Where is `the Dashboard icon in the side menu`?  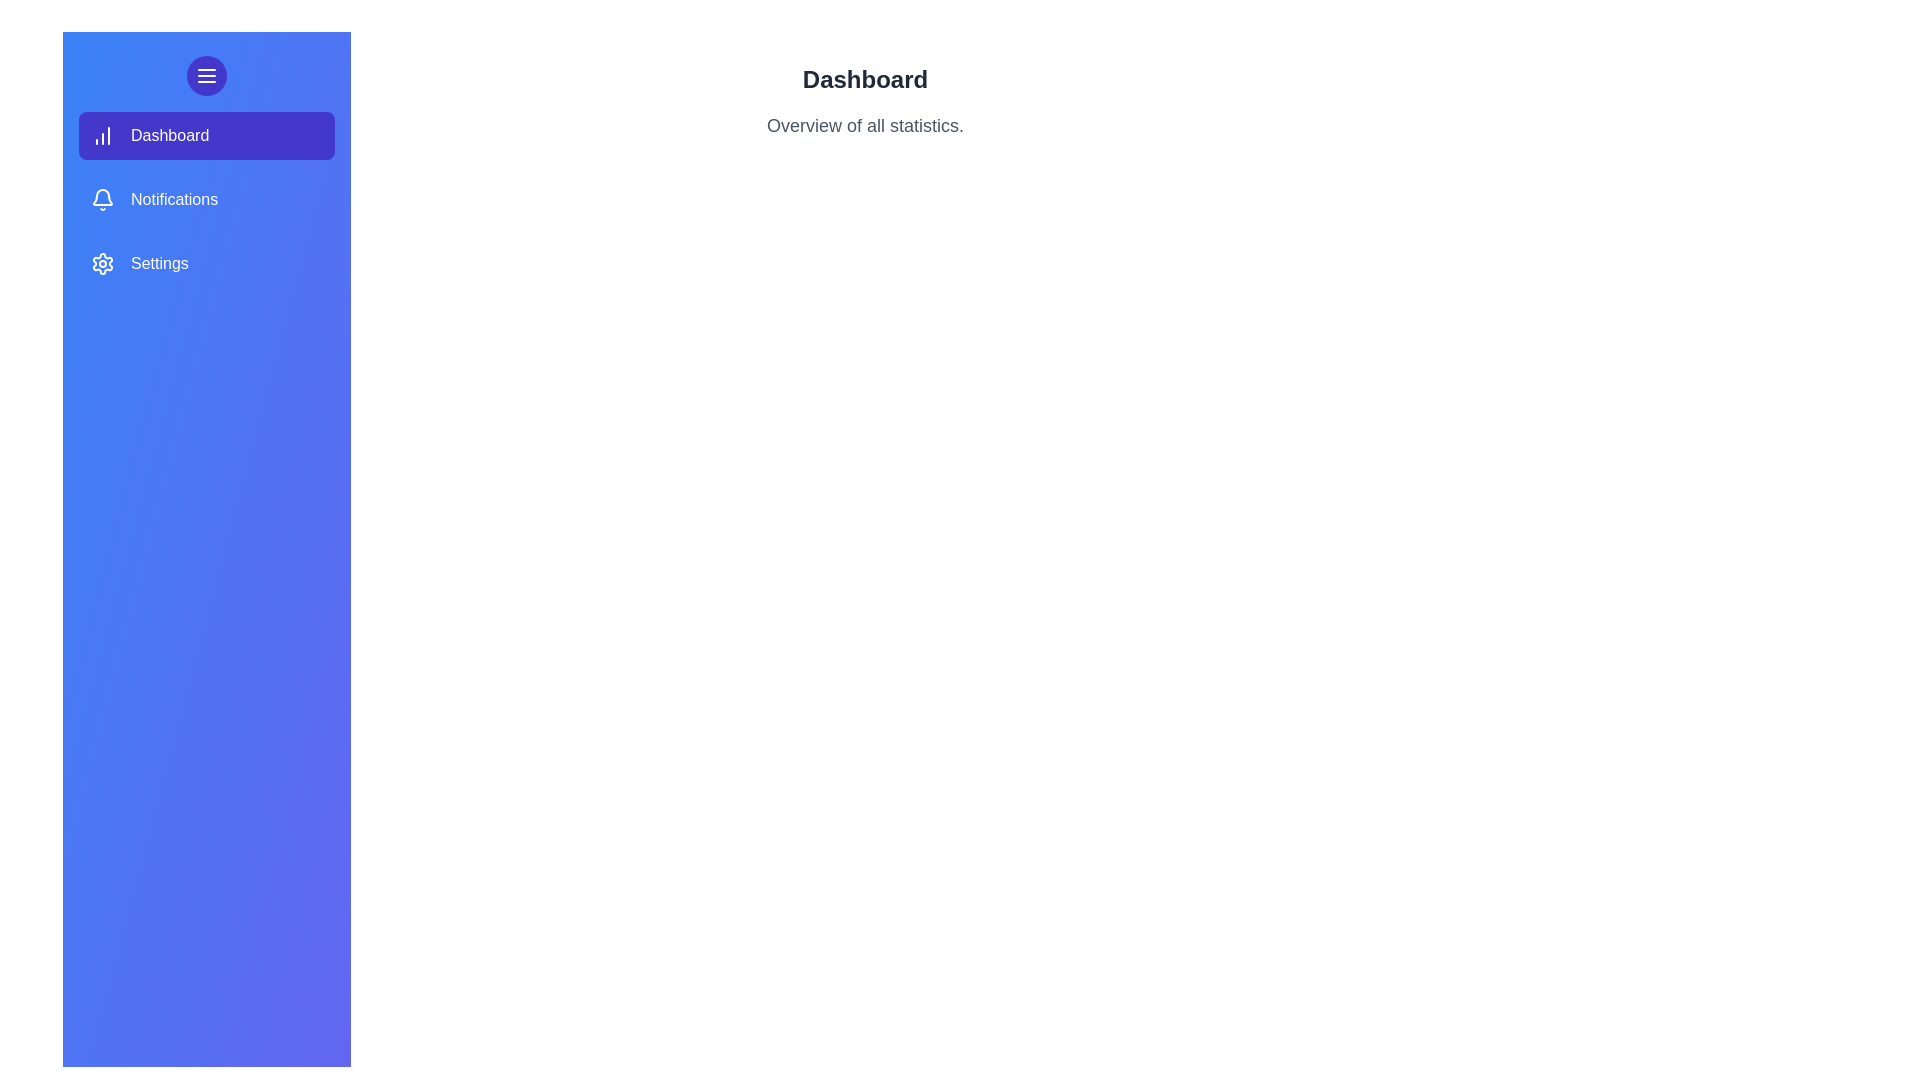
the Dashboard icon in the side menu is located at coordinates (101, 135).